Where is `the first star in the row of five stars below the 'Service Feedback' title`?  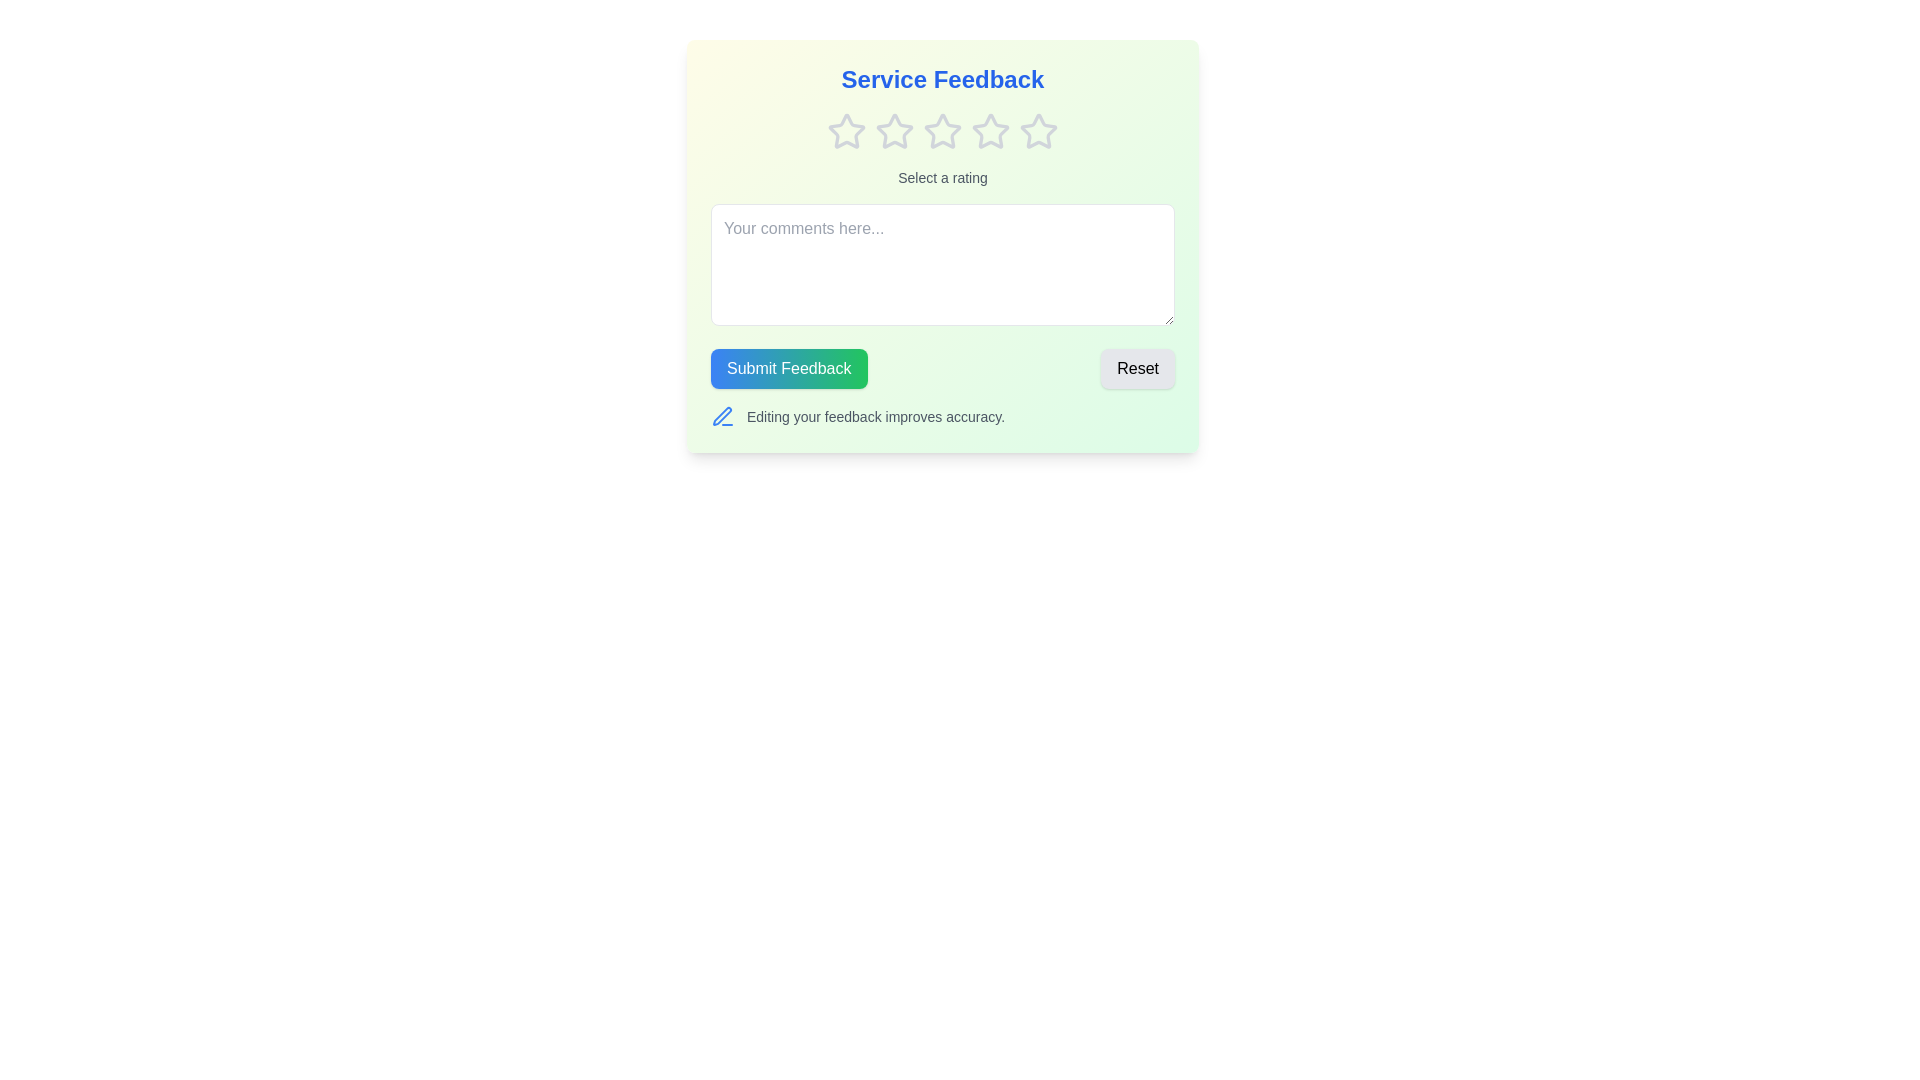
the first star in the row of five stars below the 'Service Feedback' title is located at coordinates (846, 131).